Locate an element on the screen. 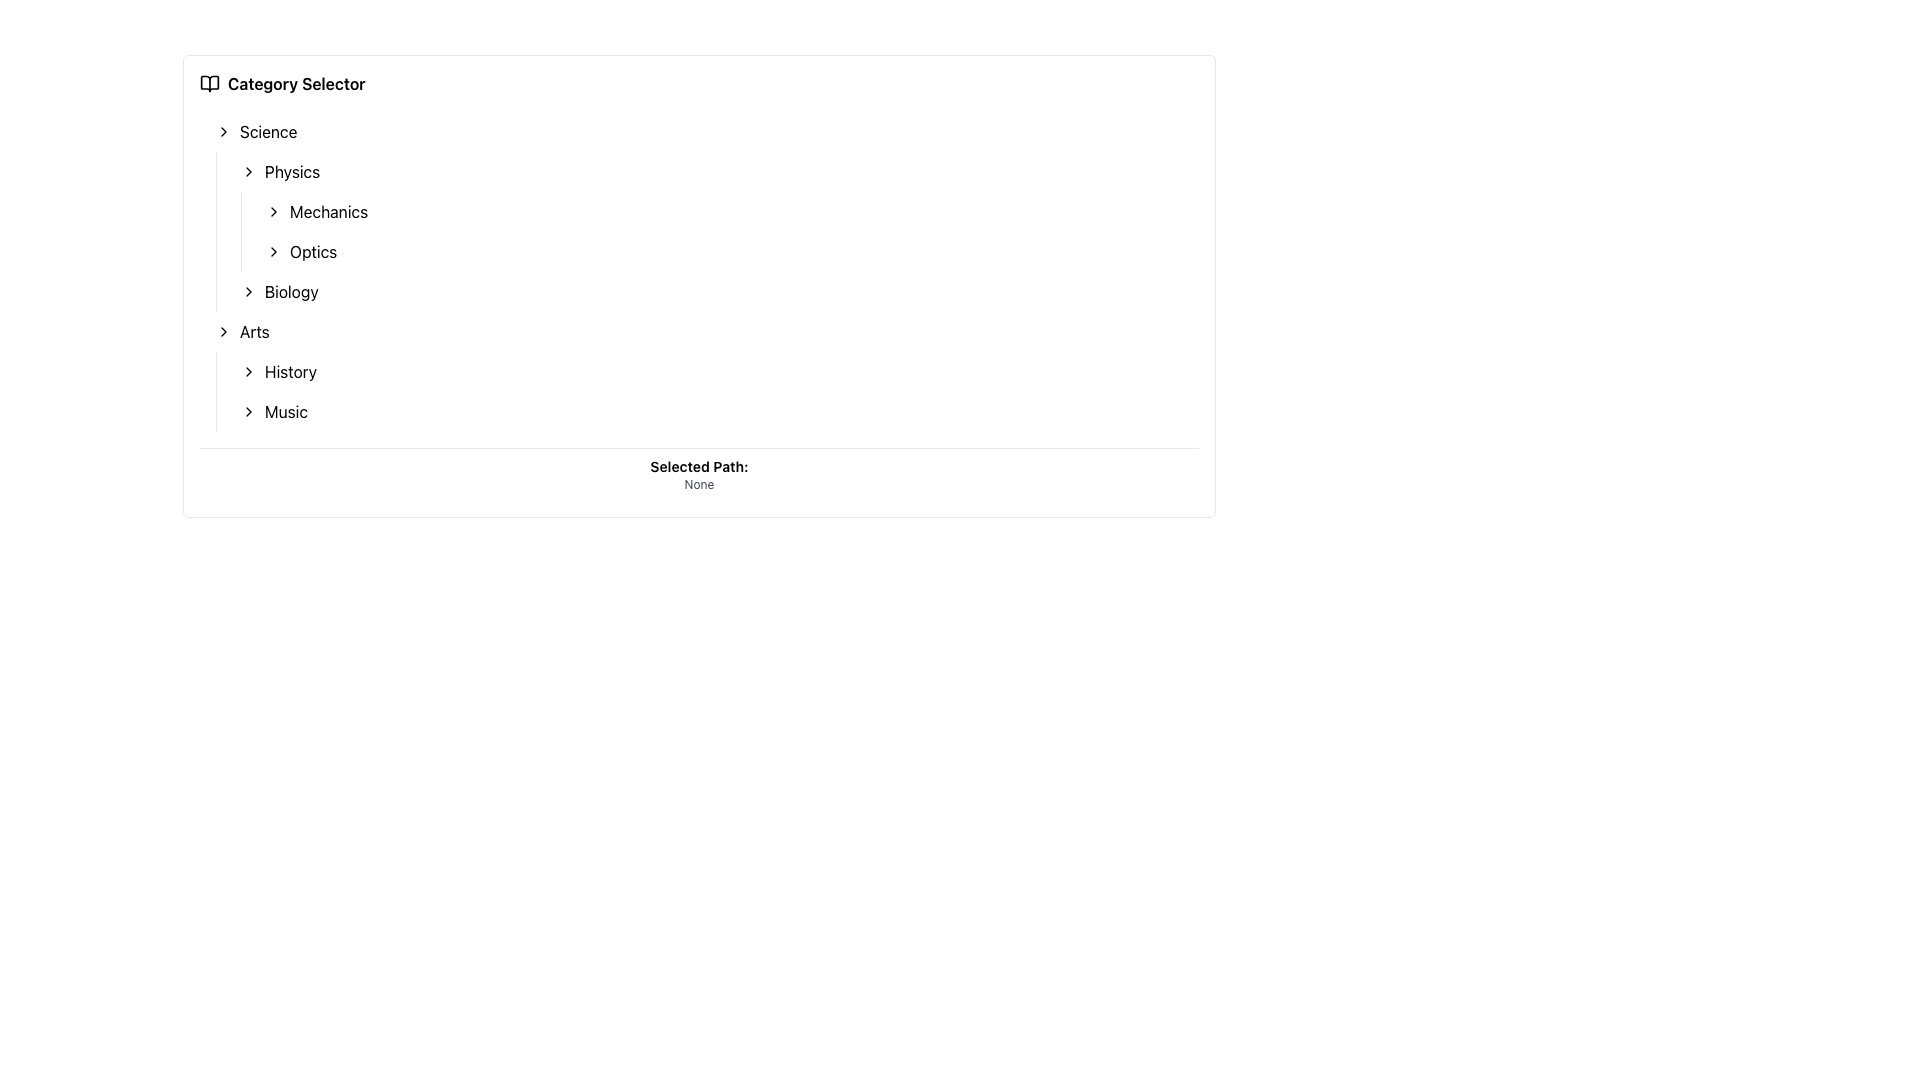 The image size is (1920, 1080). the Chevron icon located to the left of the 'Music' text is located at coordinates (248, 411).